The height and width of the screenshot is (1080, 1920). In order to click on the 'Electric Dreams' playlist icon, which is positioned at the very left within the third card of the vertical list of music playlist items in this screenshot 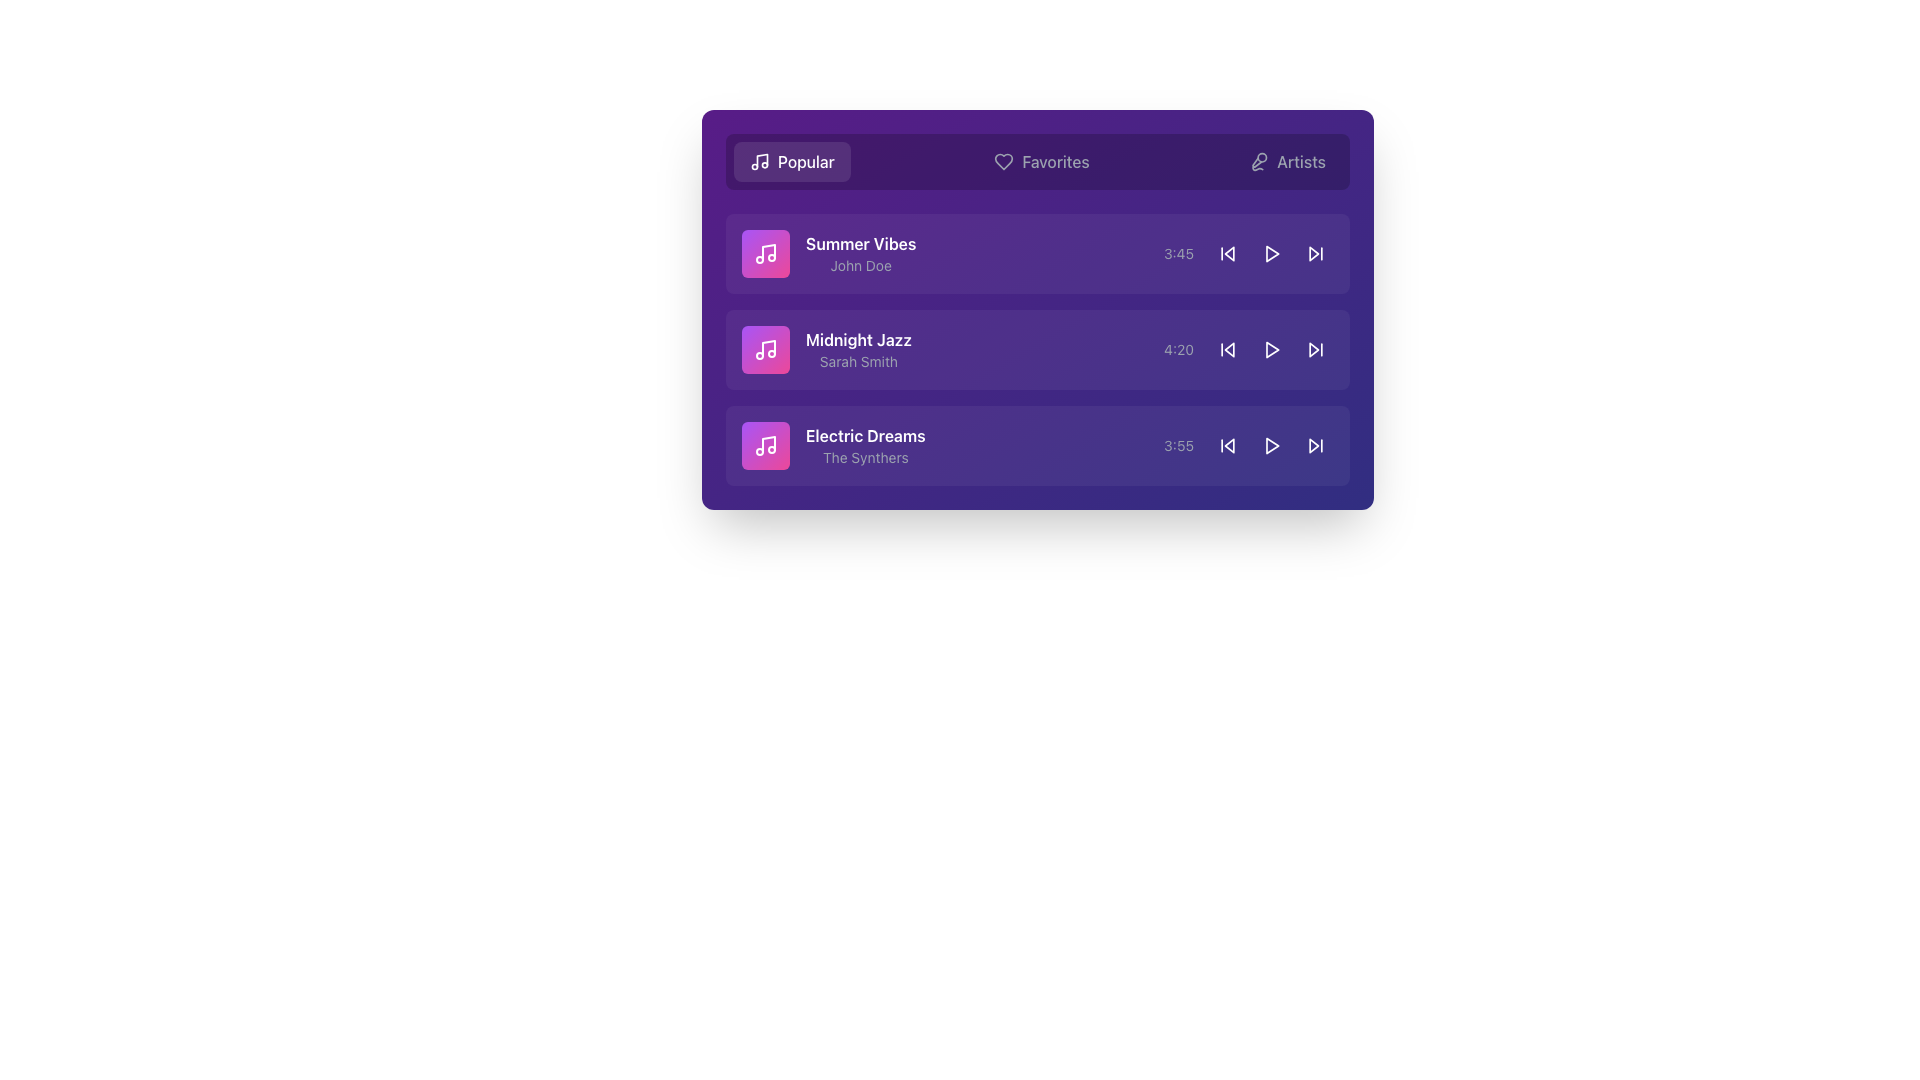, I will do `click(765, 445)`.